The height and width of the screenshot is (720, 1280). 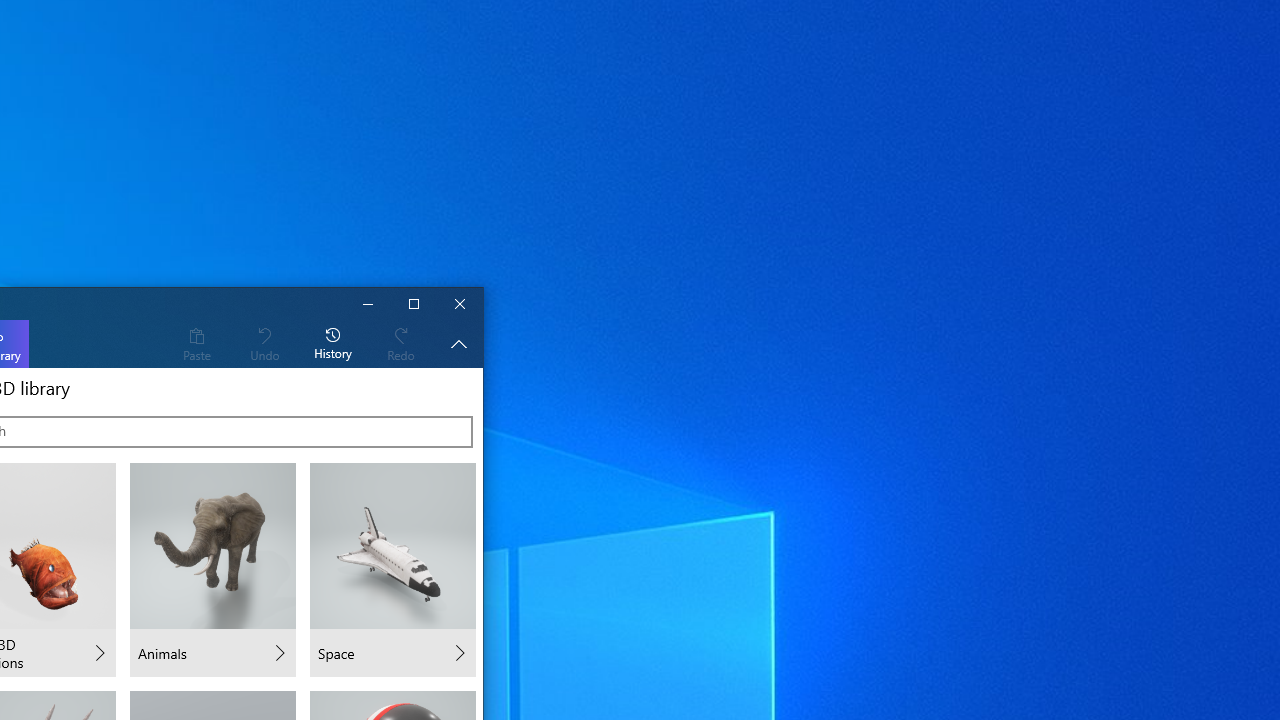 I want to click on 'Animals', so click(x=213, y=570).